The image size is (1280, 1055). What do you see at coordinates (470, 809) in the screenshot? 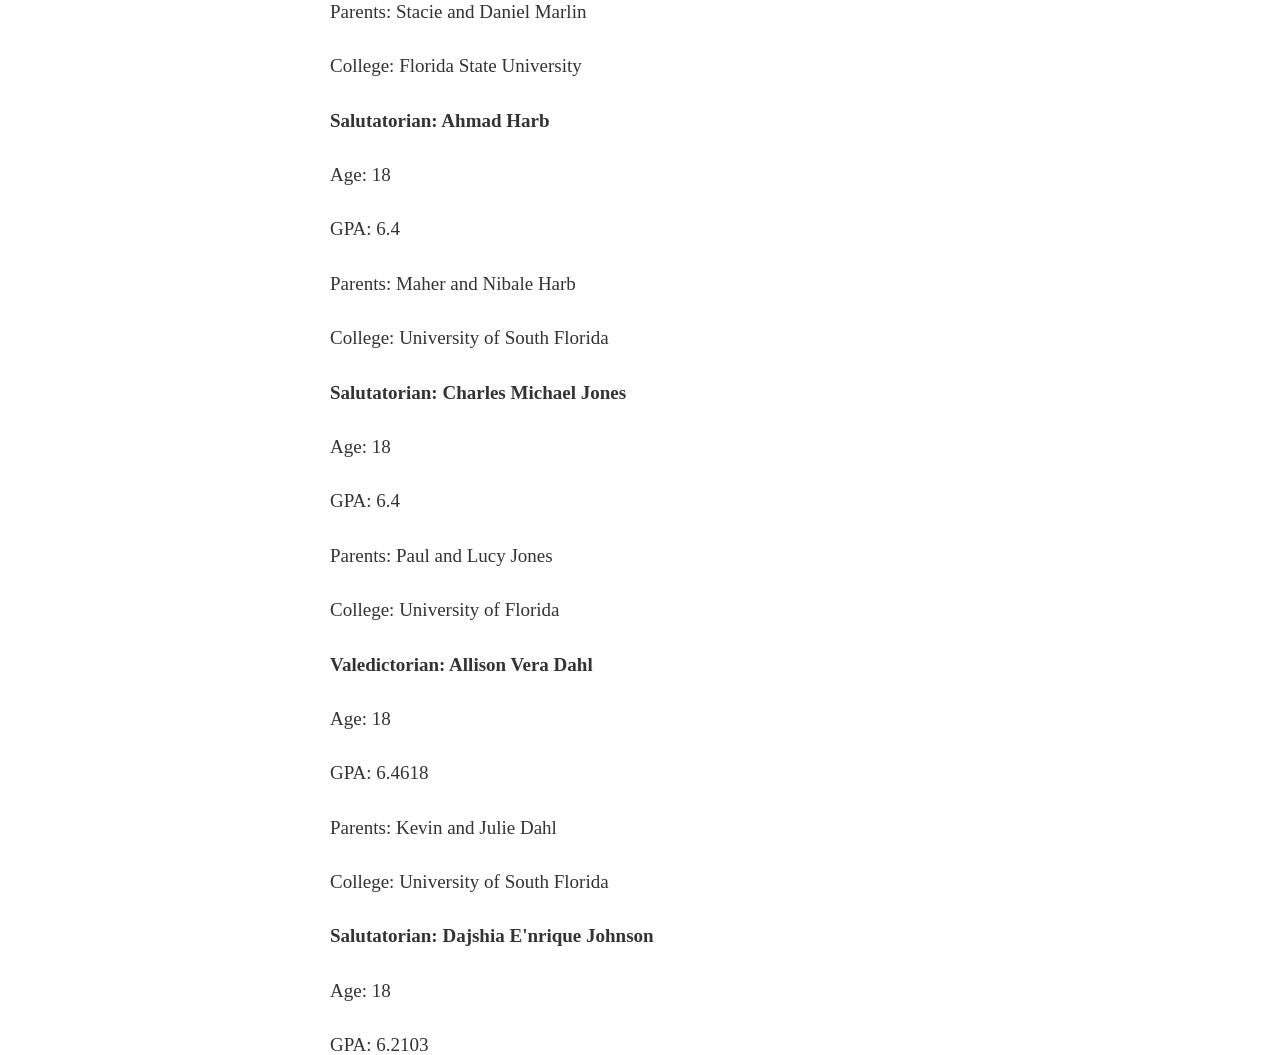
I see `'About us'` at bounding box center [470, 809].